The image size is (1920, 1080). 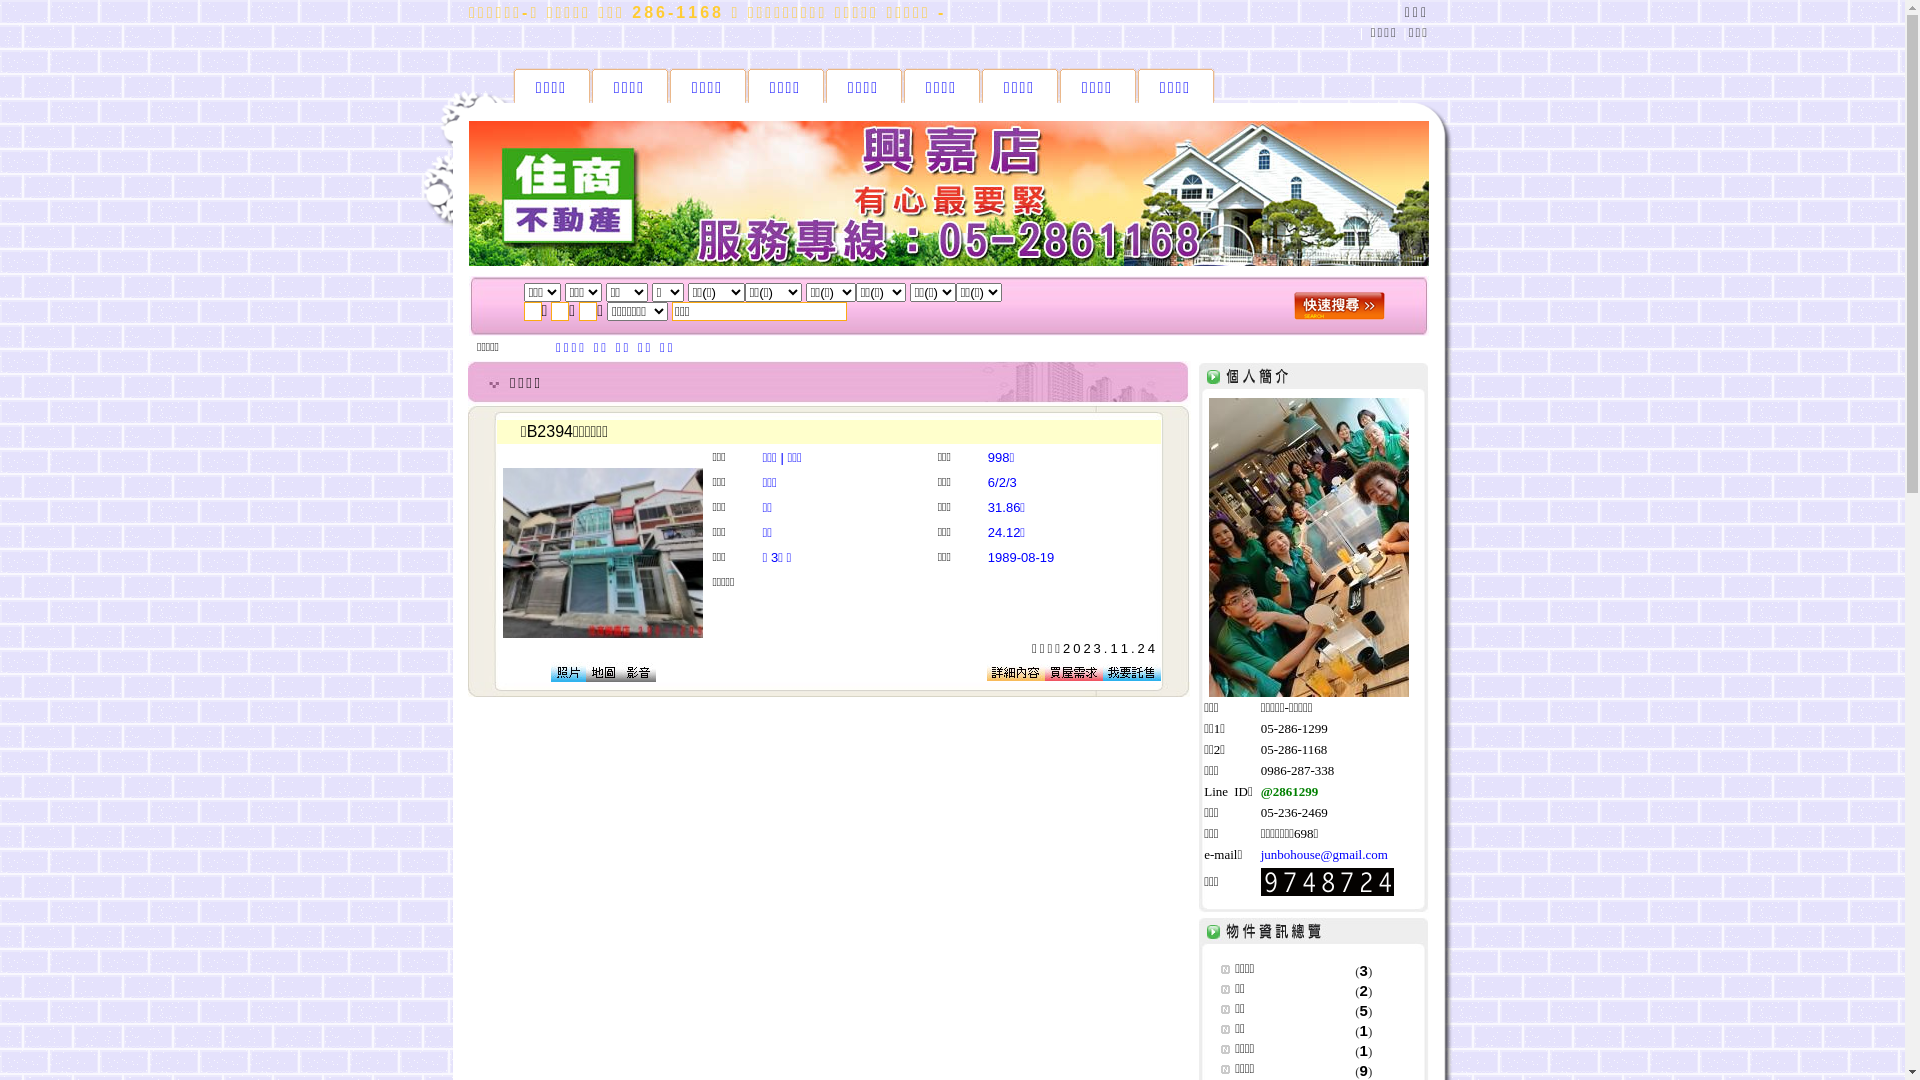 What do you see at coordinates (1324, 854) in the screenshot?
I see `'junbohouse@gmail.com'` at bounding box center [1324, 854].